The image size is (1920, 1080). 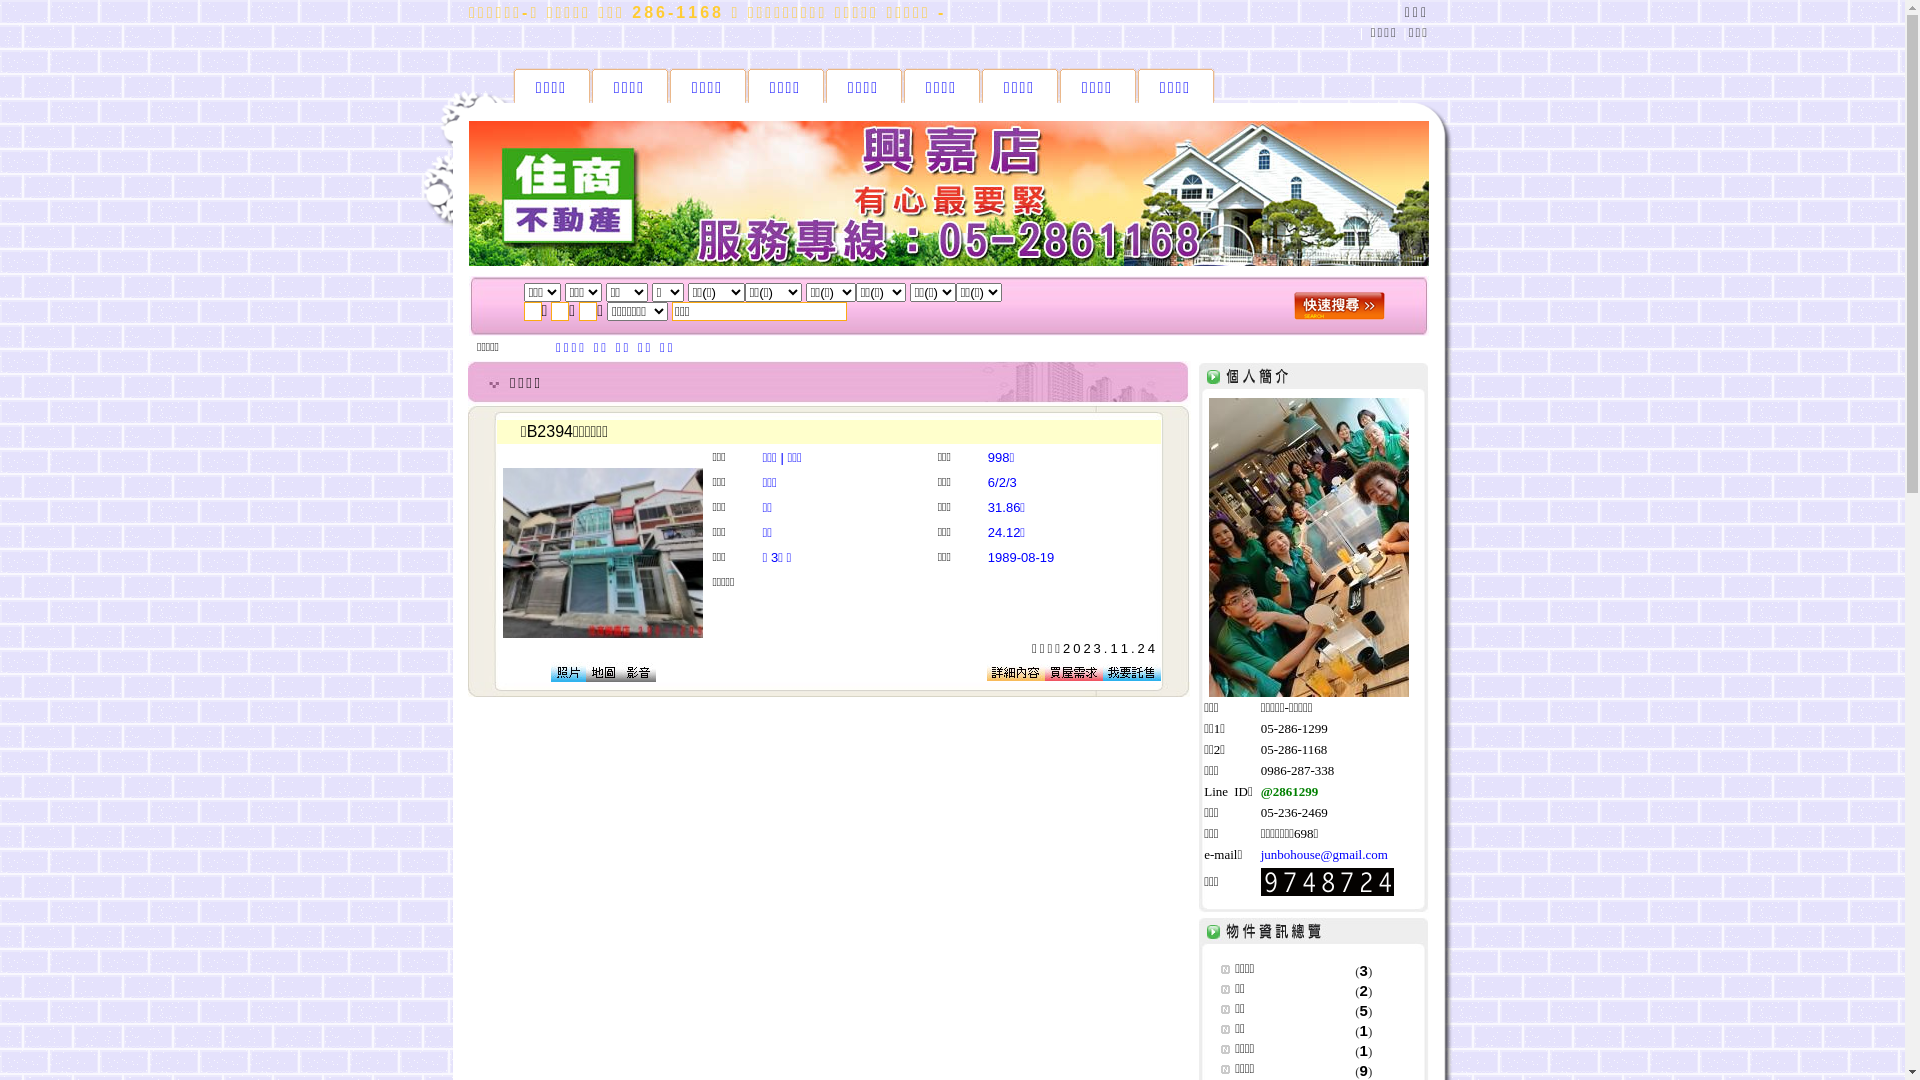 What do you see at coordinates (1324, 854) in the screenshot?
I see `'junbohouse@gmail.com'` at bounding box center [1324, 854].